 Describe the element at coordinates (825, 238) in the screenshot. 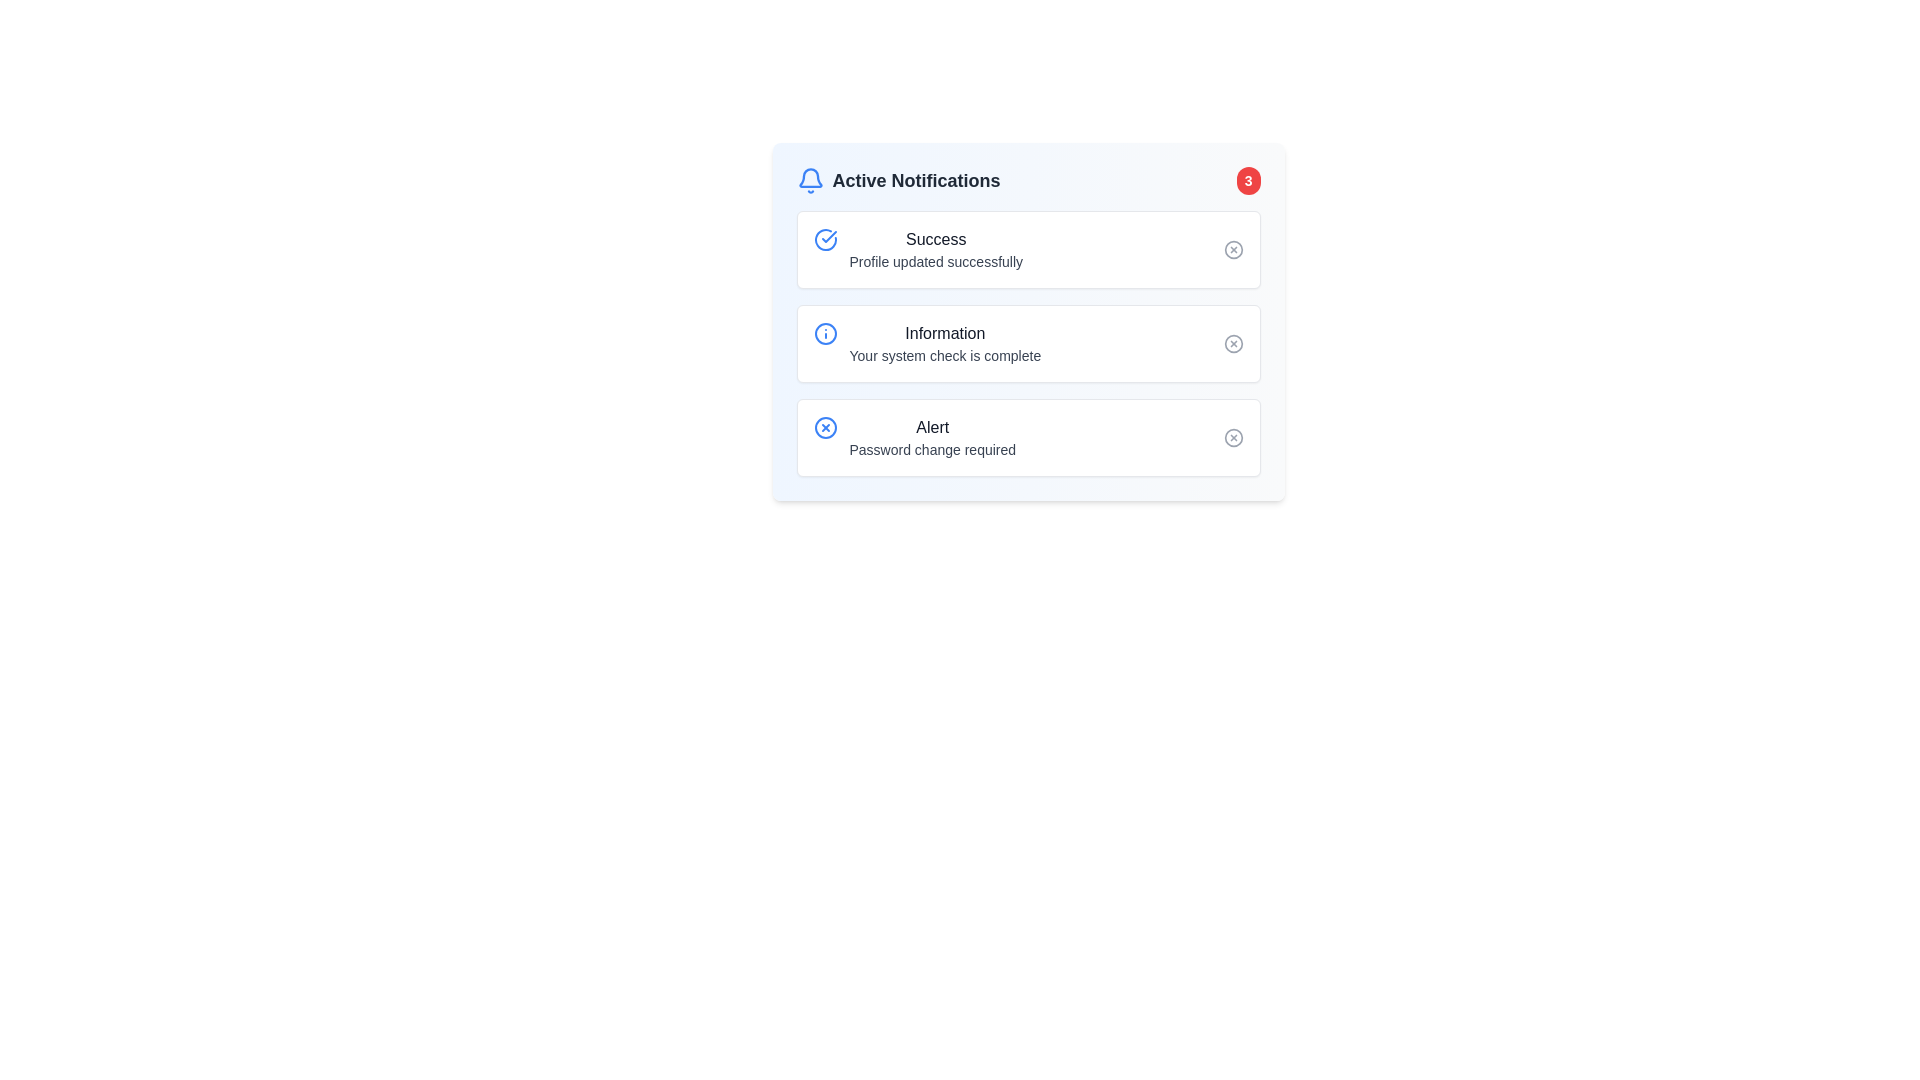

I see `the success notification icon, which is the leftmost icon in the first stack of notification cards at the top of the notification list, aligning horizontally with the 'Success' text` at that location.